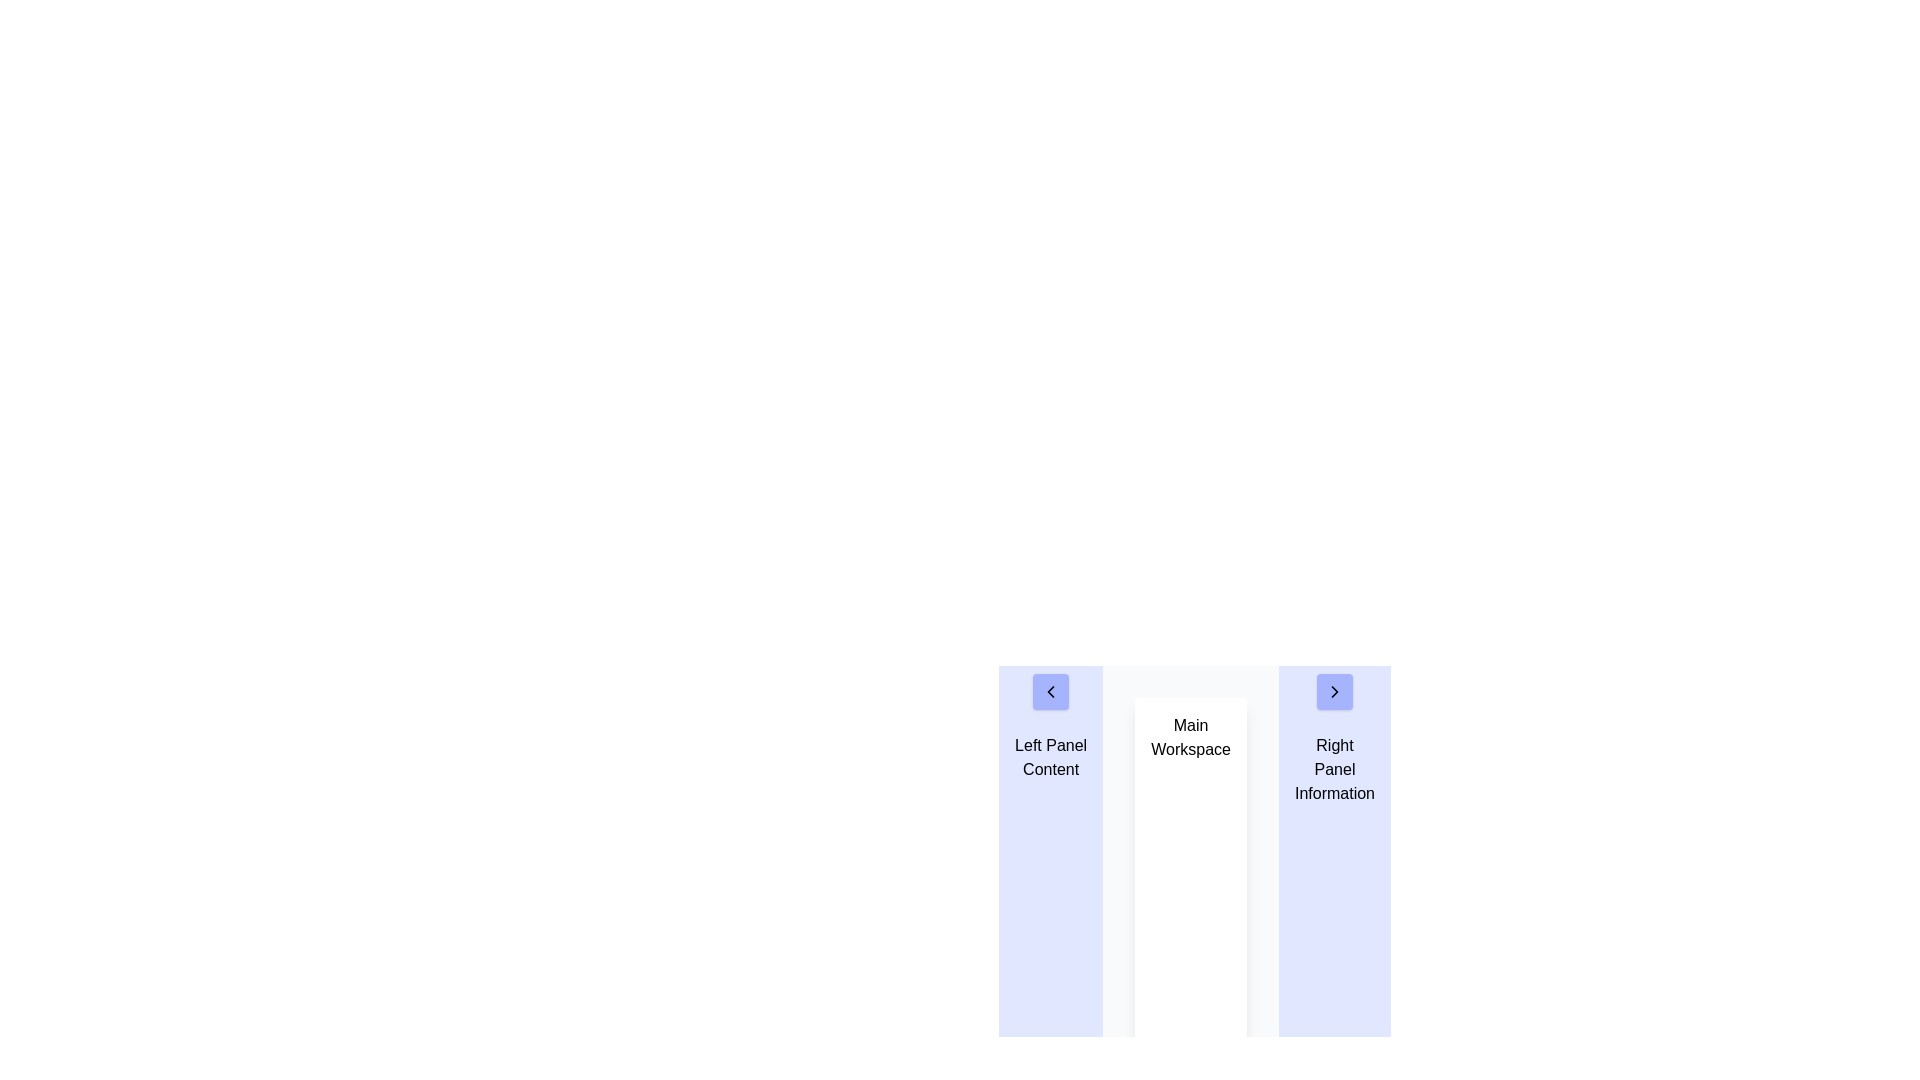 The width and height of the screenshot is (1920, 1080). What do you see at coordinates (1334, 690) in the screenshot?
I see `the right-pointing chevron icon button located in the top-center area of the 'Right Panel Information'` at bounding box center [1334, 690].